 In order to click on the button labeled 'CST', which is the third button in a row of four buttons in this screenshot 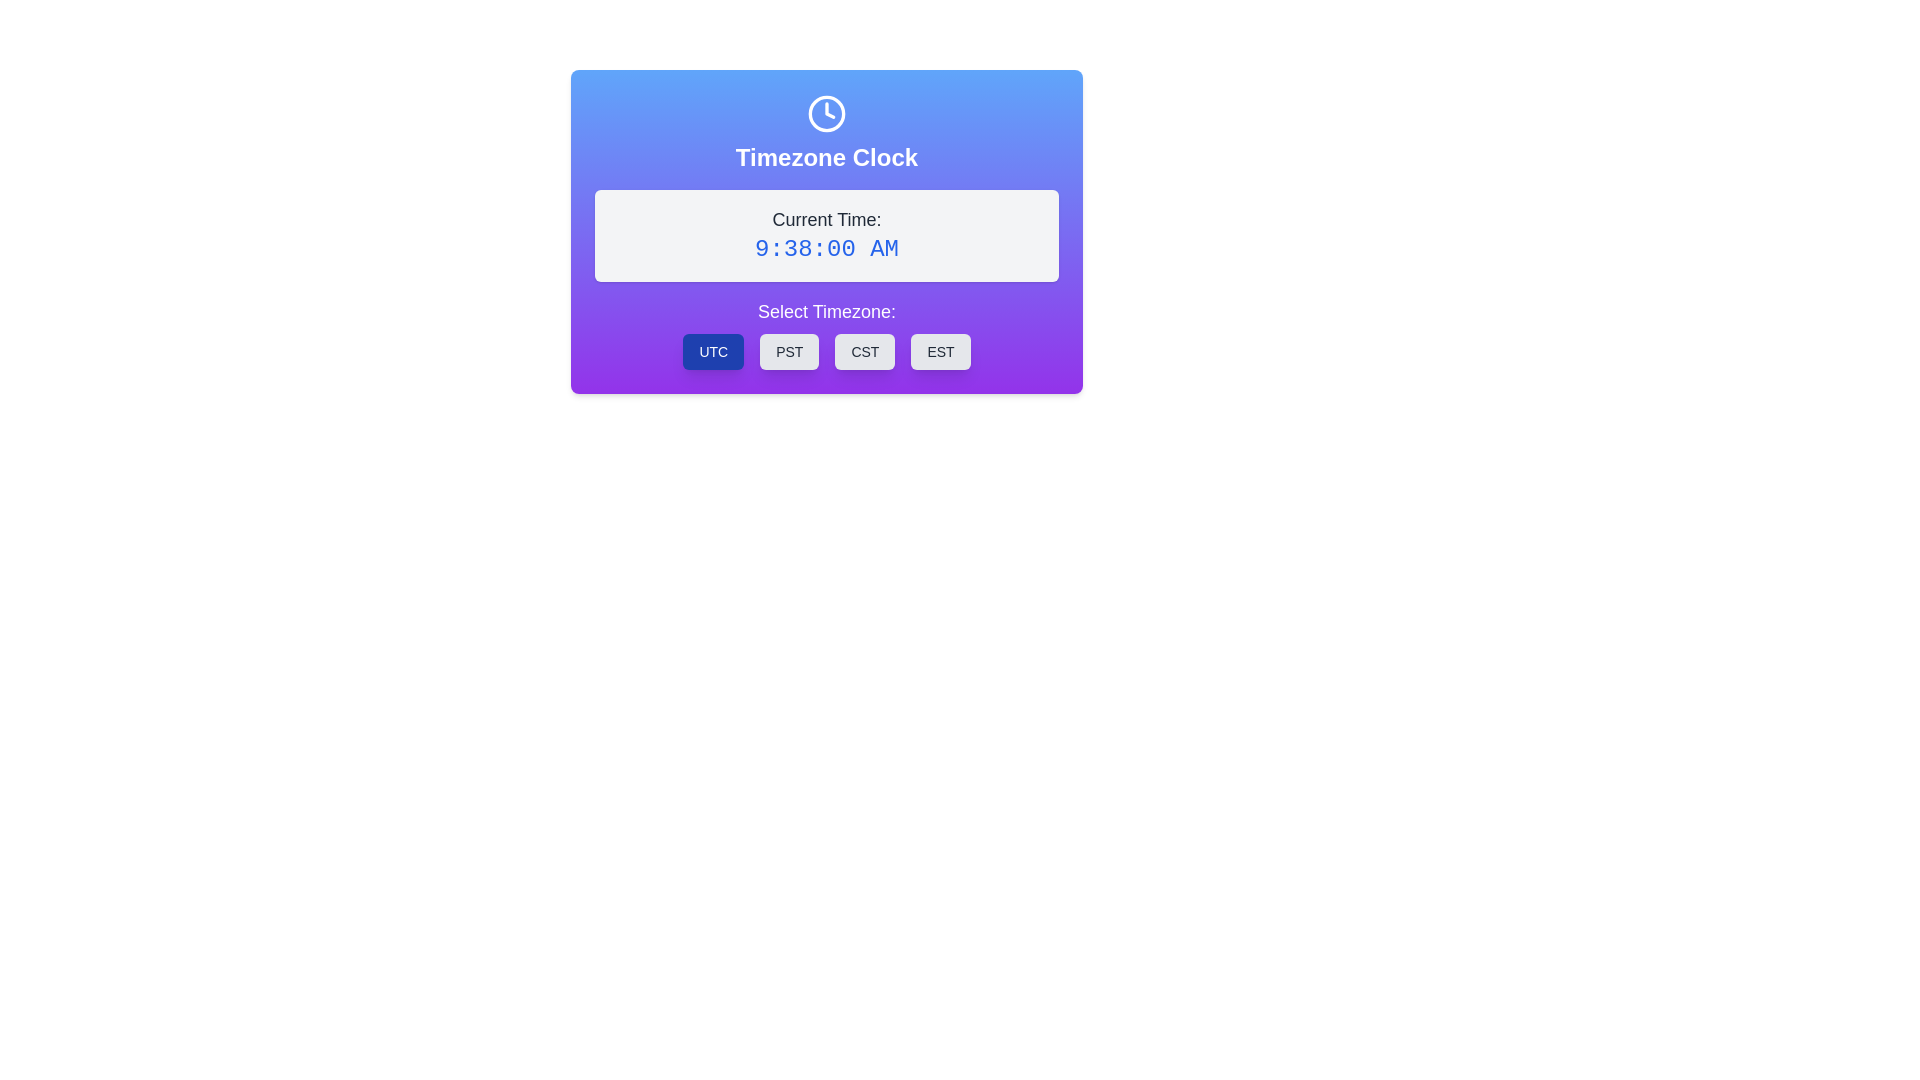, I will do `click(865, 350)`.